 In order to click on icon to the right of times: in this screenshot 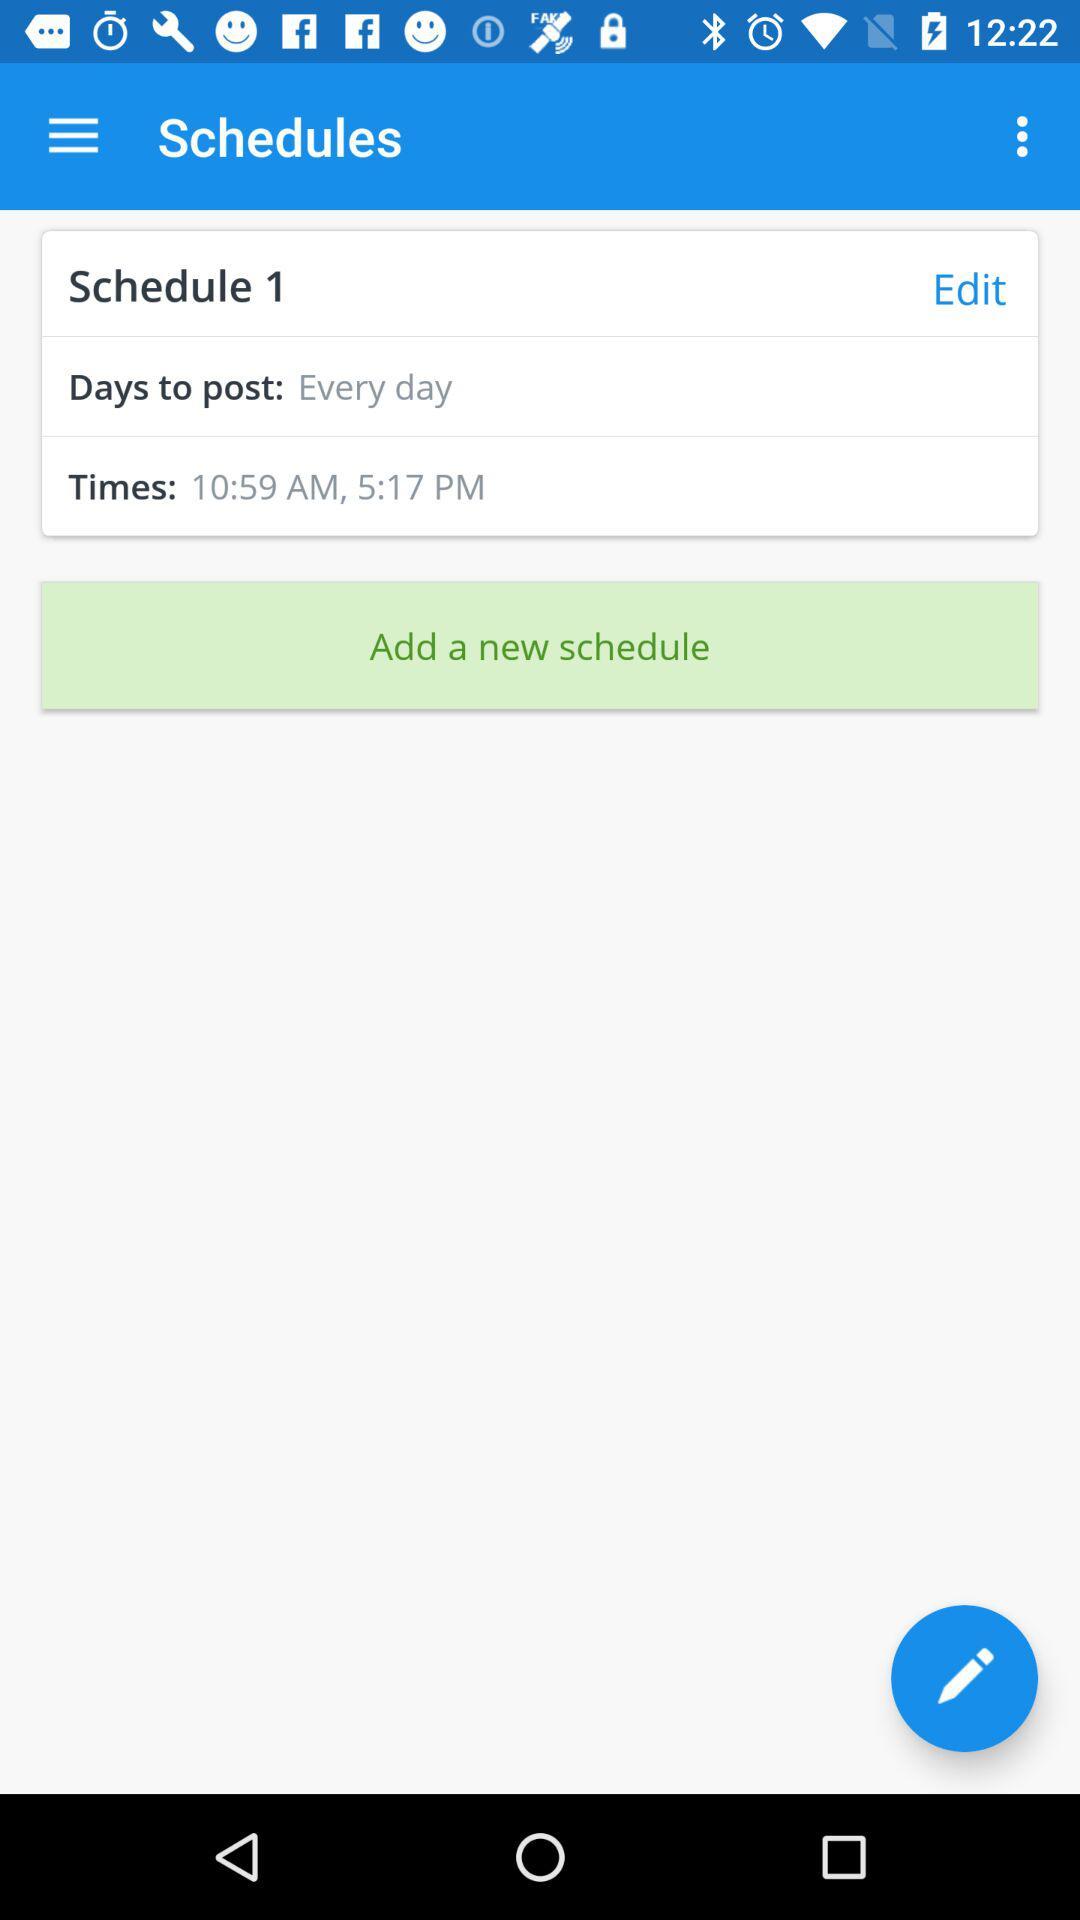, I will do `click(337, 485)`.